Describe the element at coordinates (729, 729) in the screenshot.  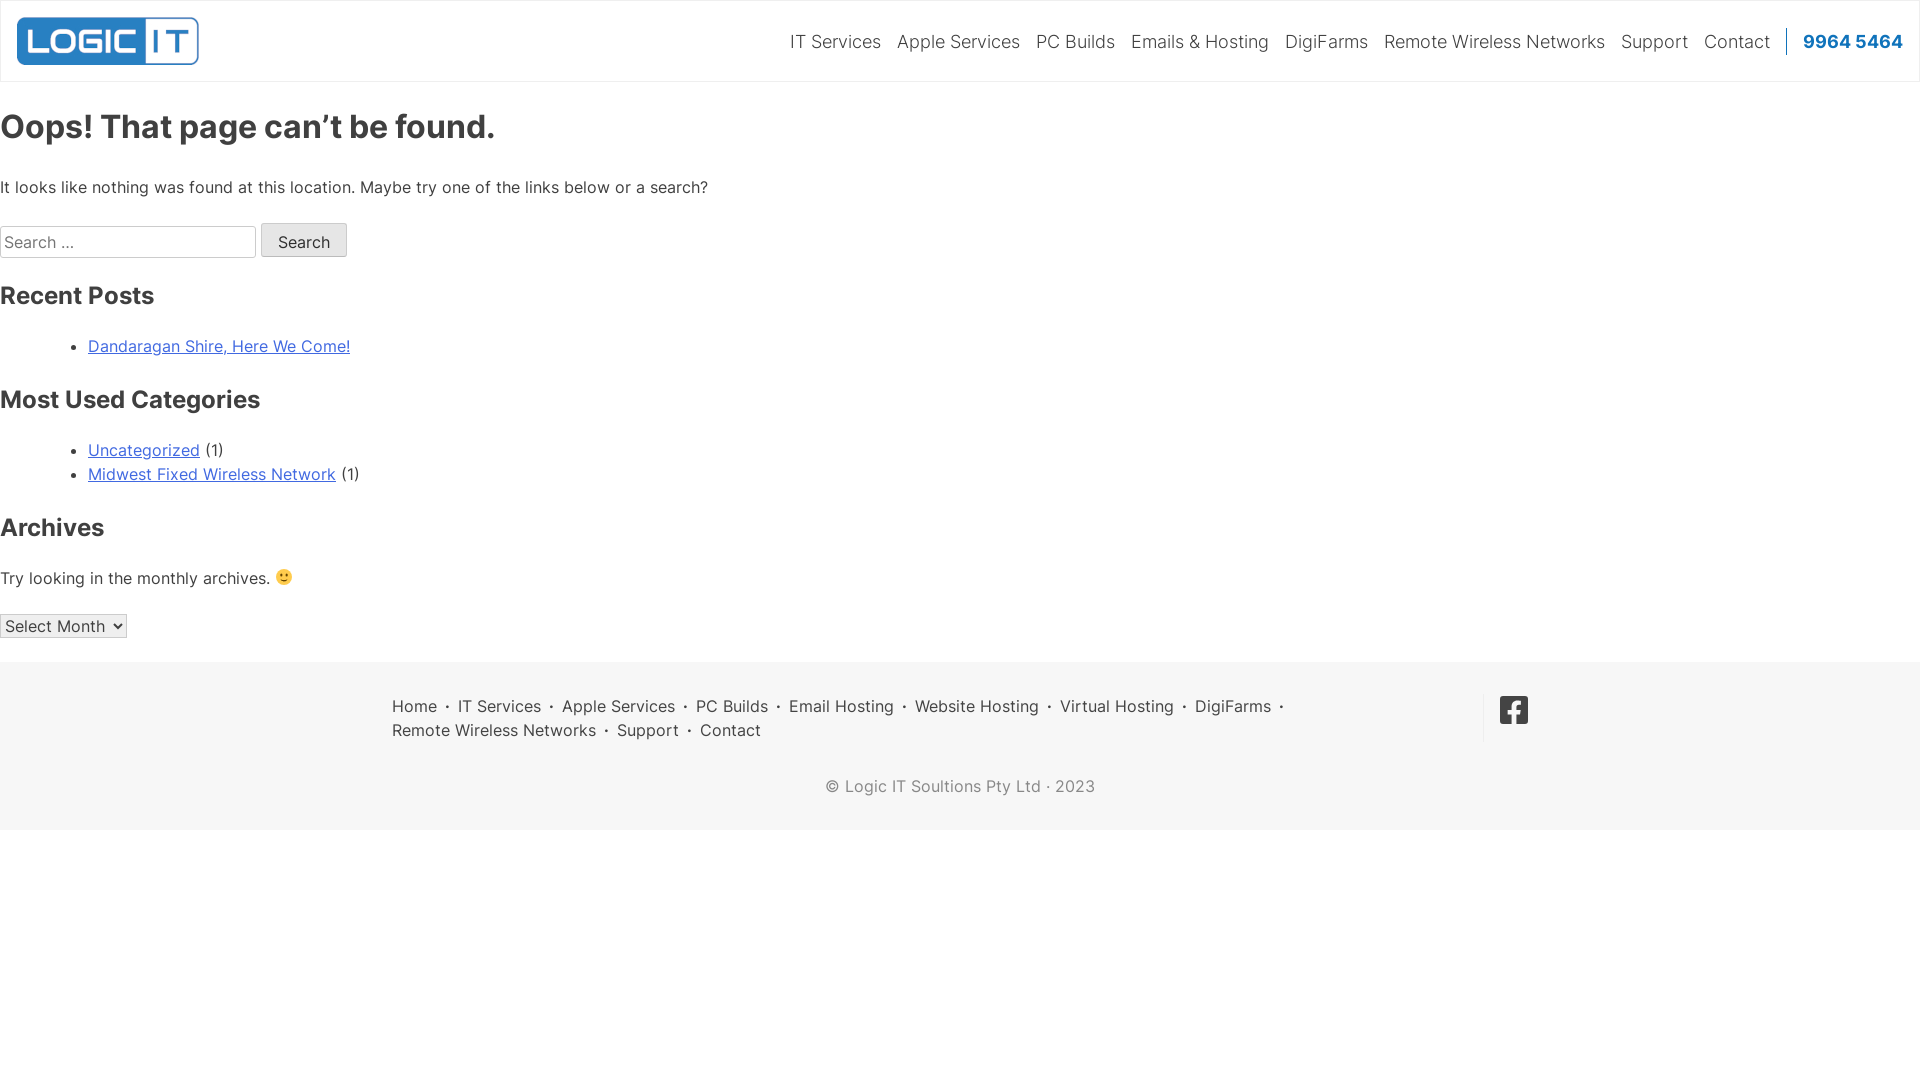
I see `'Contact'` at that location.